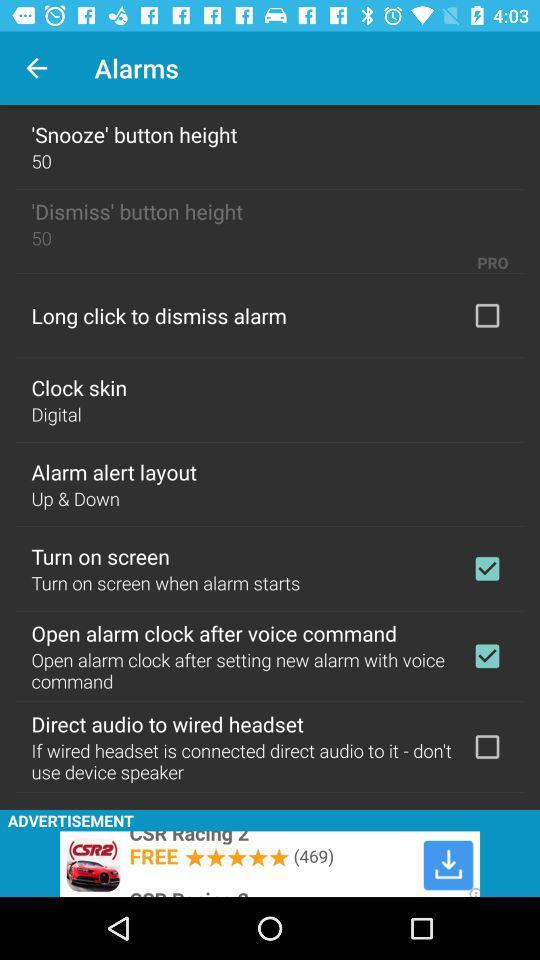 This screenshot has height=960, width=540. I want to click on check to turn on option, so click(486, 568).